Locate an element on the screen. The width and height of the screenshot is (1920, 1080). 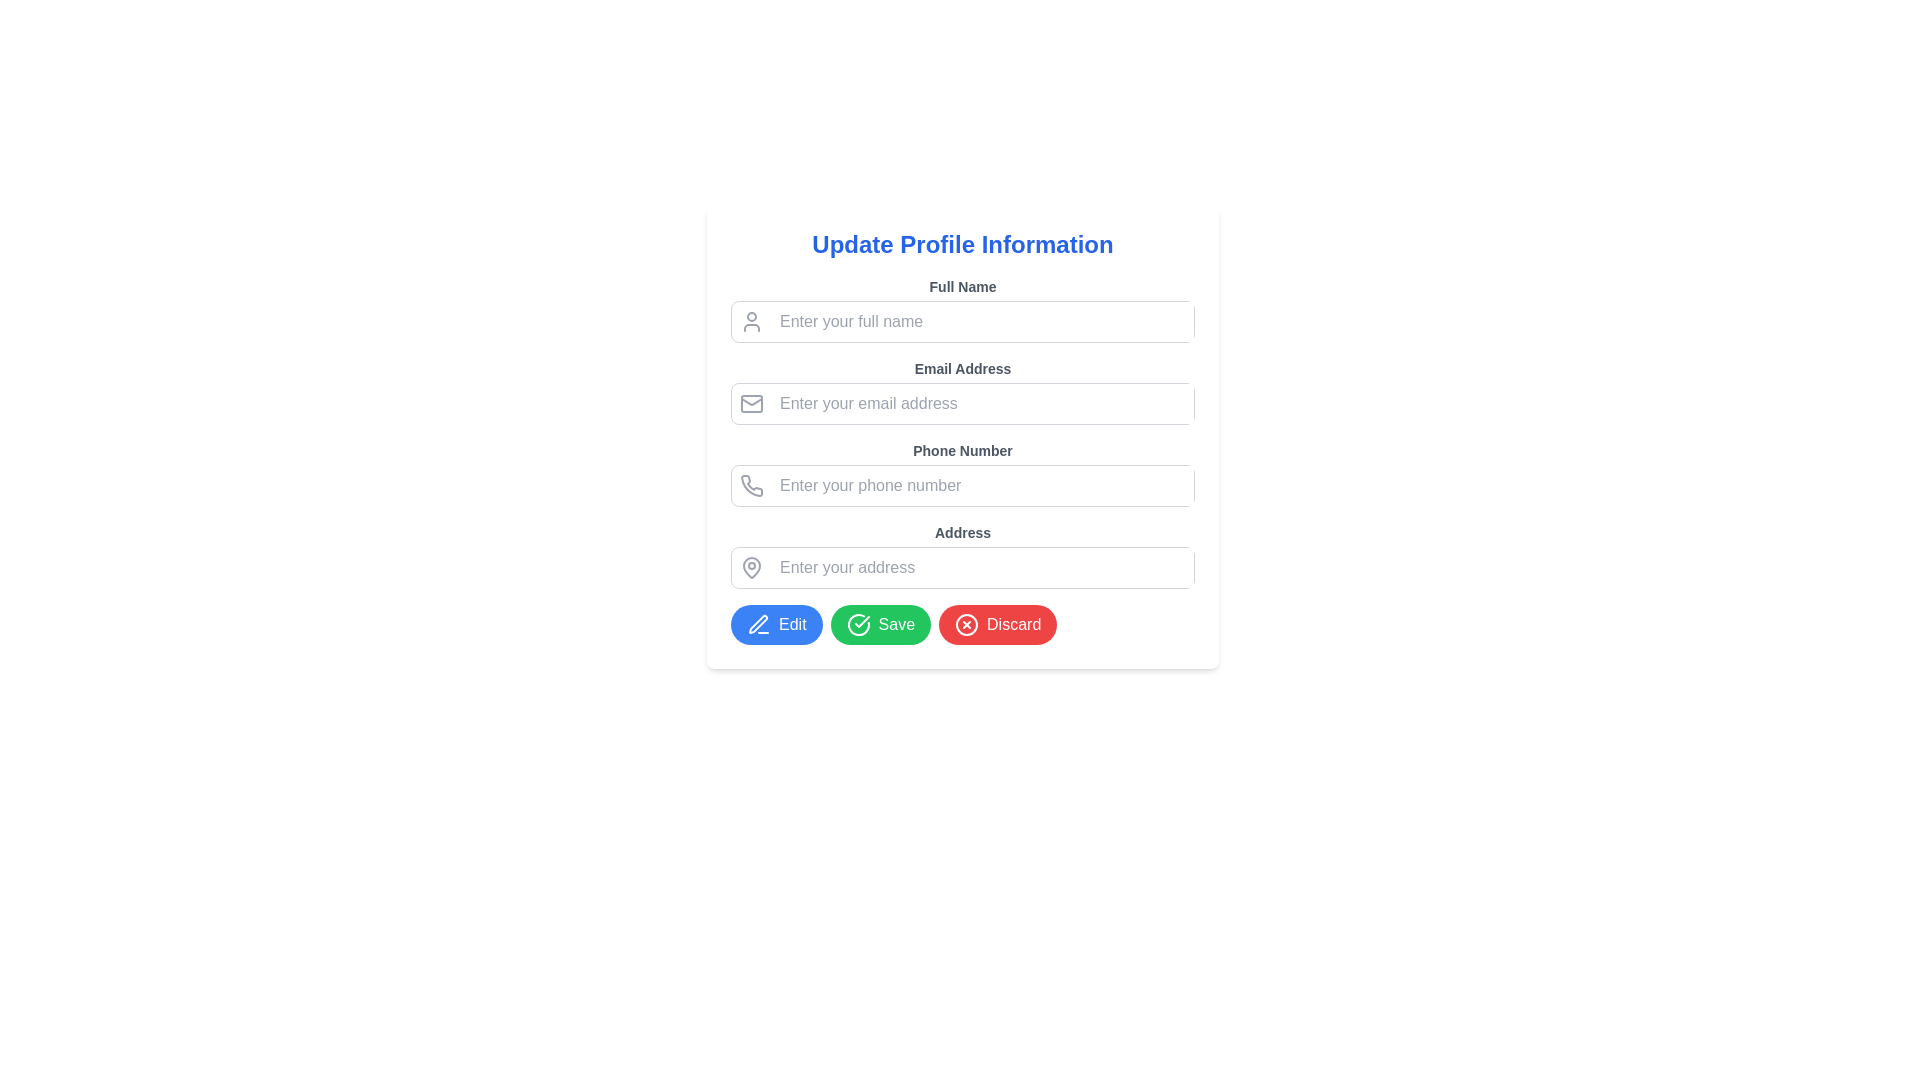
the email input field below the 'Full Name' field to focus the input for email address entry is located at coordinates (963, 392).